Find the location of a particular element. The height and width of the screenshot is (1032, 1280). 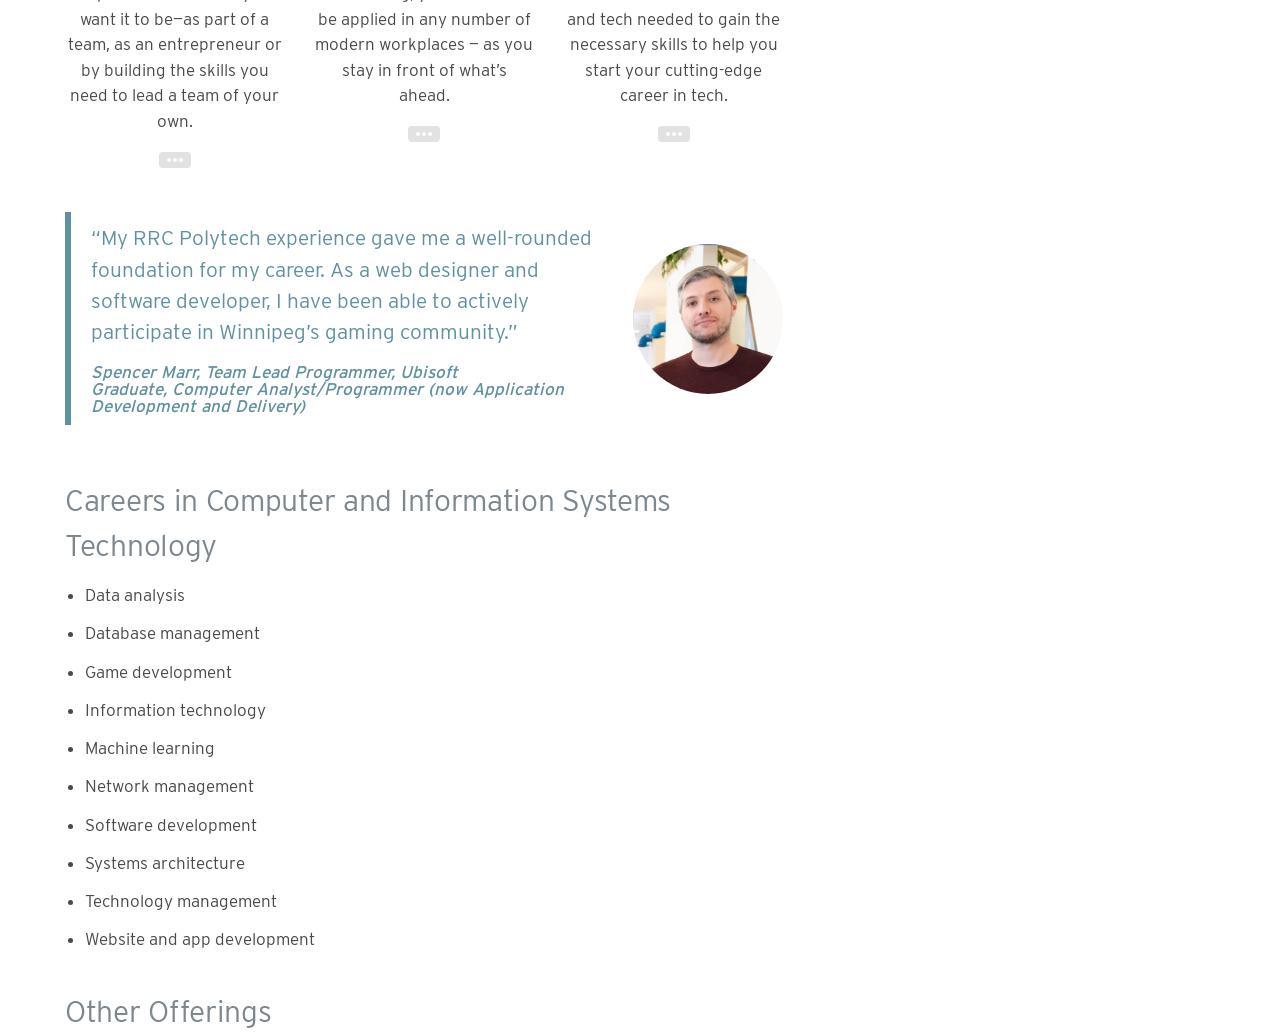

'Network management' is located at coordinates (169, 785).